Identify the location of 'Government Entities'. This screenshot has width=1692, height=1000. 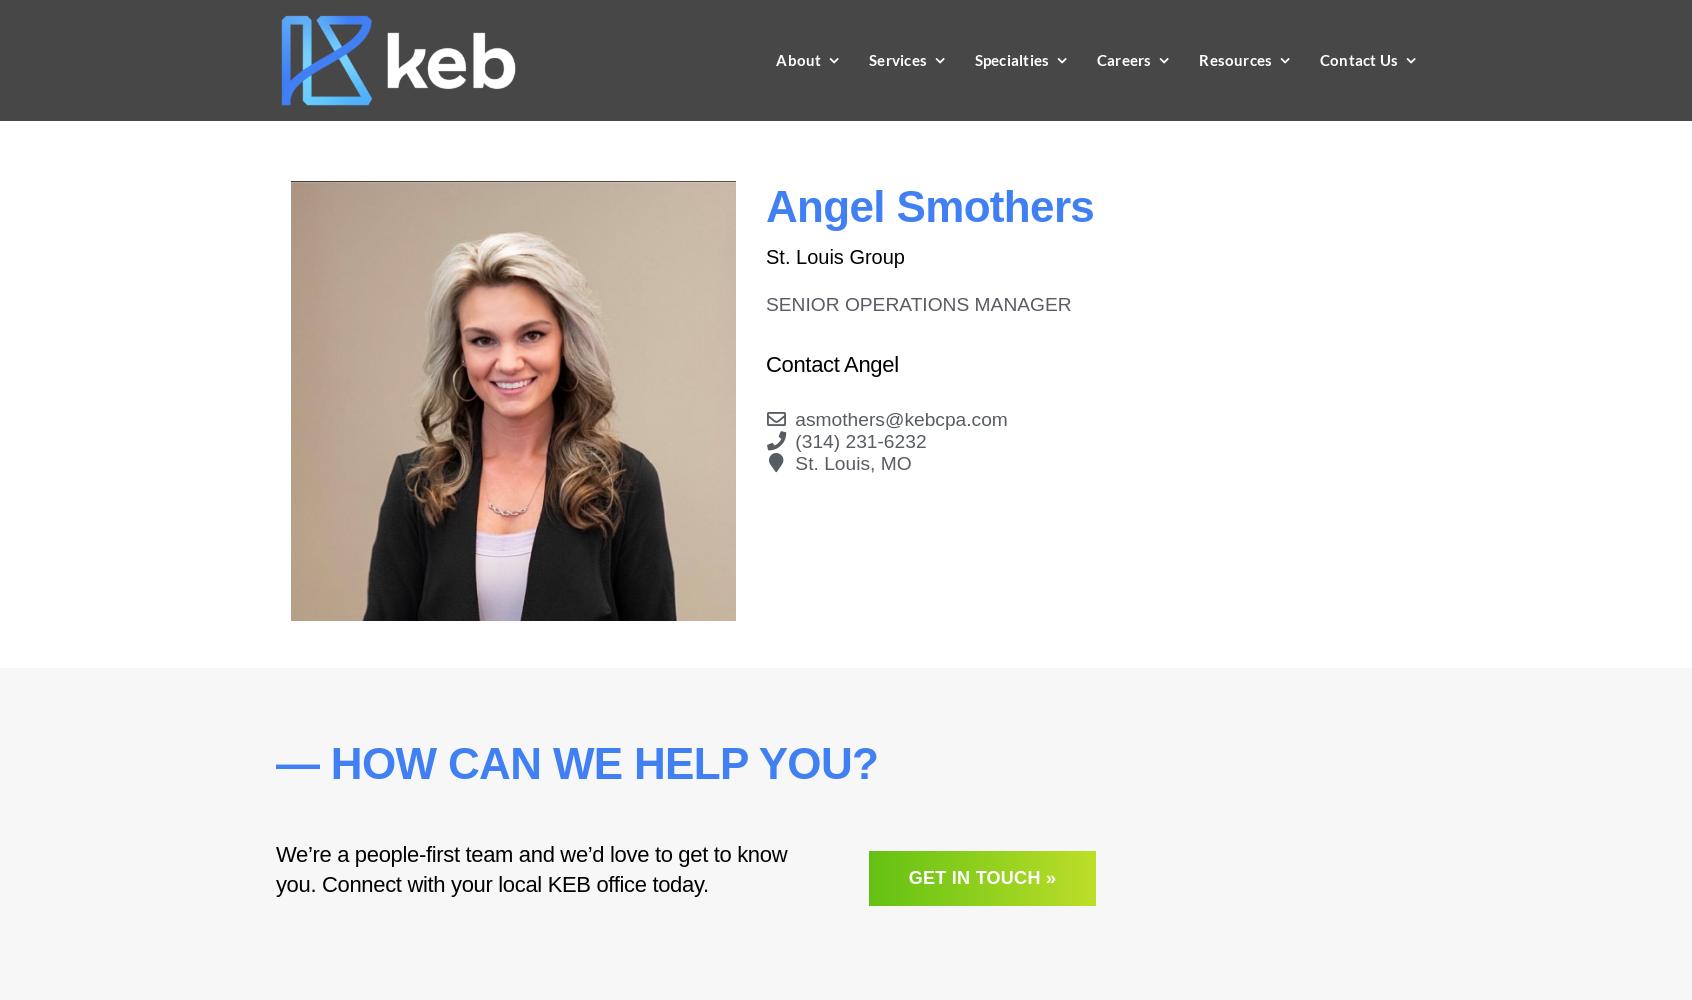
(1067, 635).